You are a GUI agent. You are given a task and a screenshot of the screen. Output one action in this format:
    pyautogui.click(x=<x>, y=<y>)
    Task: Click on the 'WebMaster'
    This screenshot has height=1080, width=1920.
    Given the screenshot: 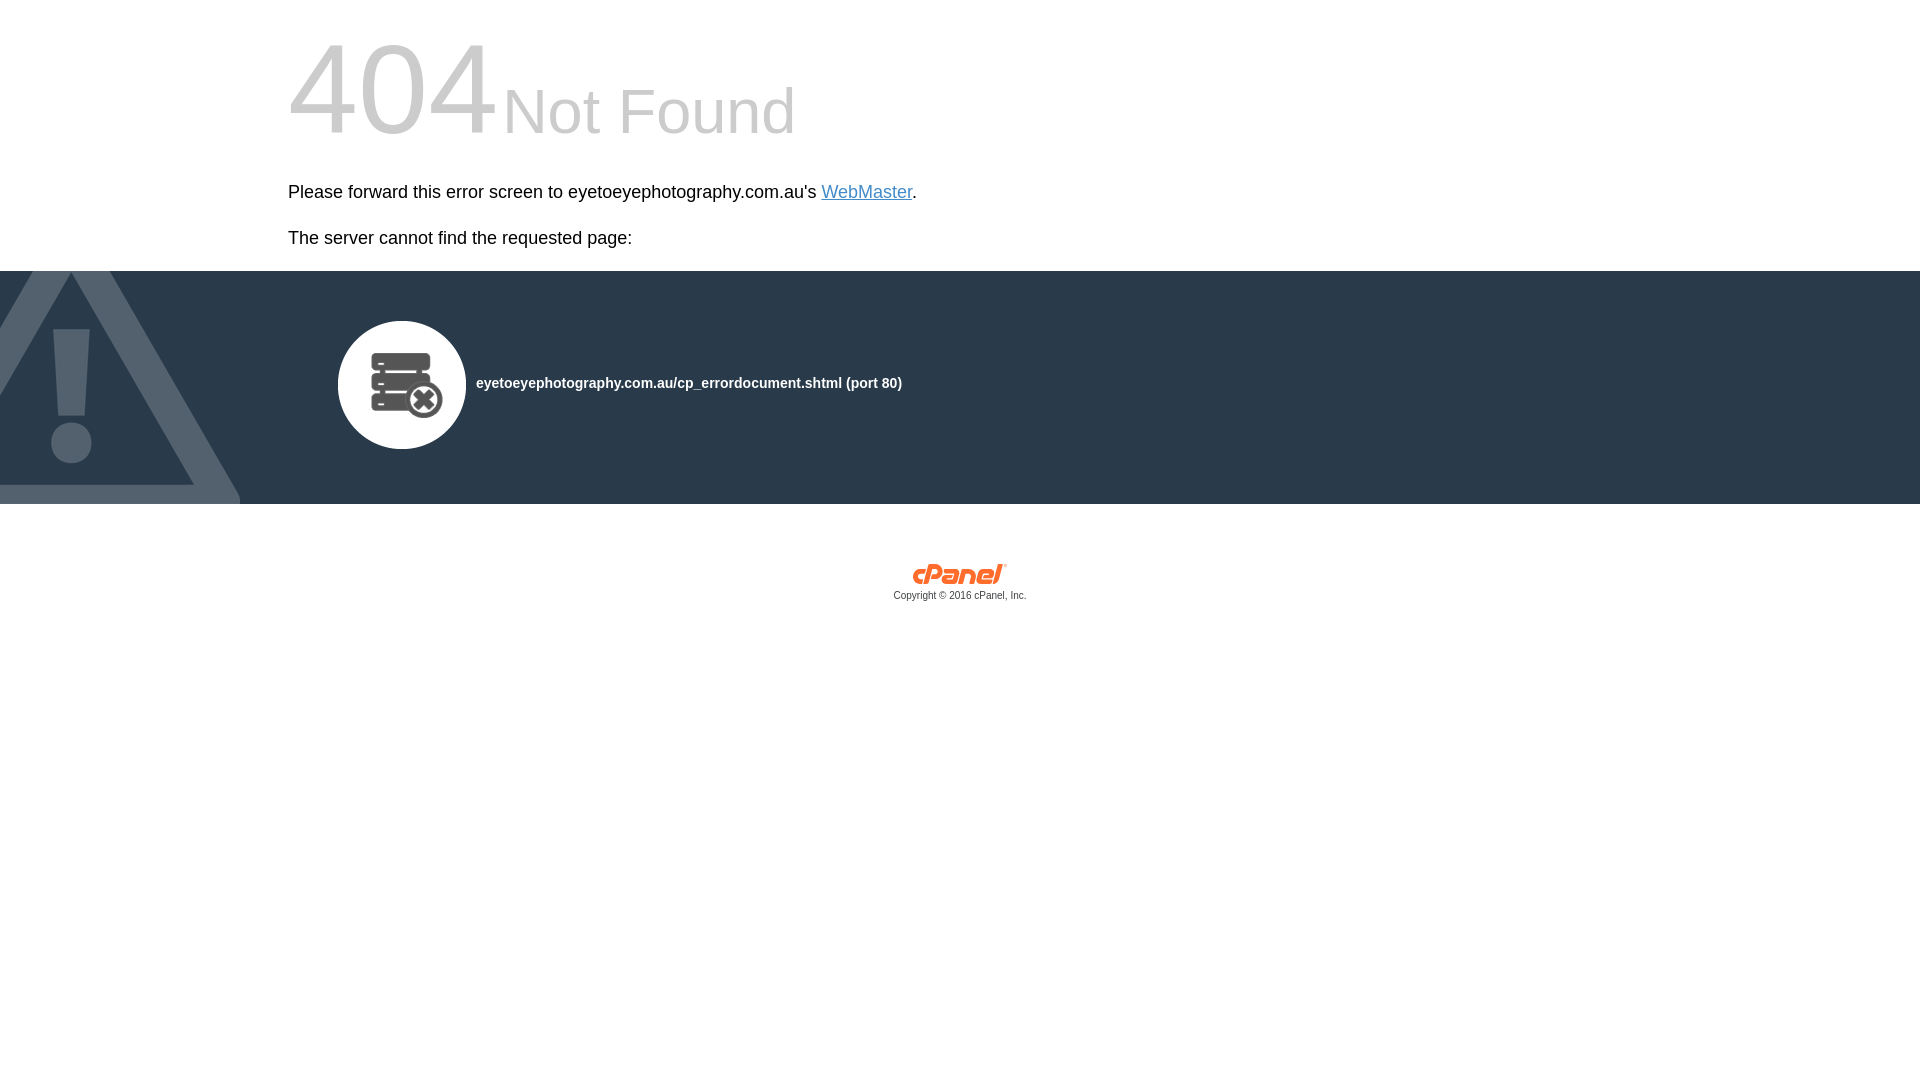 What is the action you would take?
    pyautogui.click(x=866, y=192)
    